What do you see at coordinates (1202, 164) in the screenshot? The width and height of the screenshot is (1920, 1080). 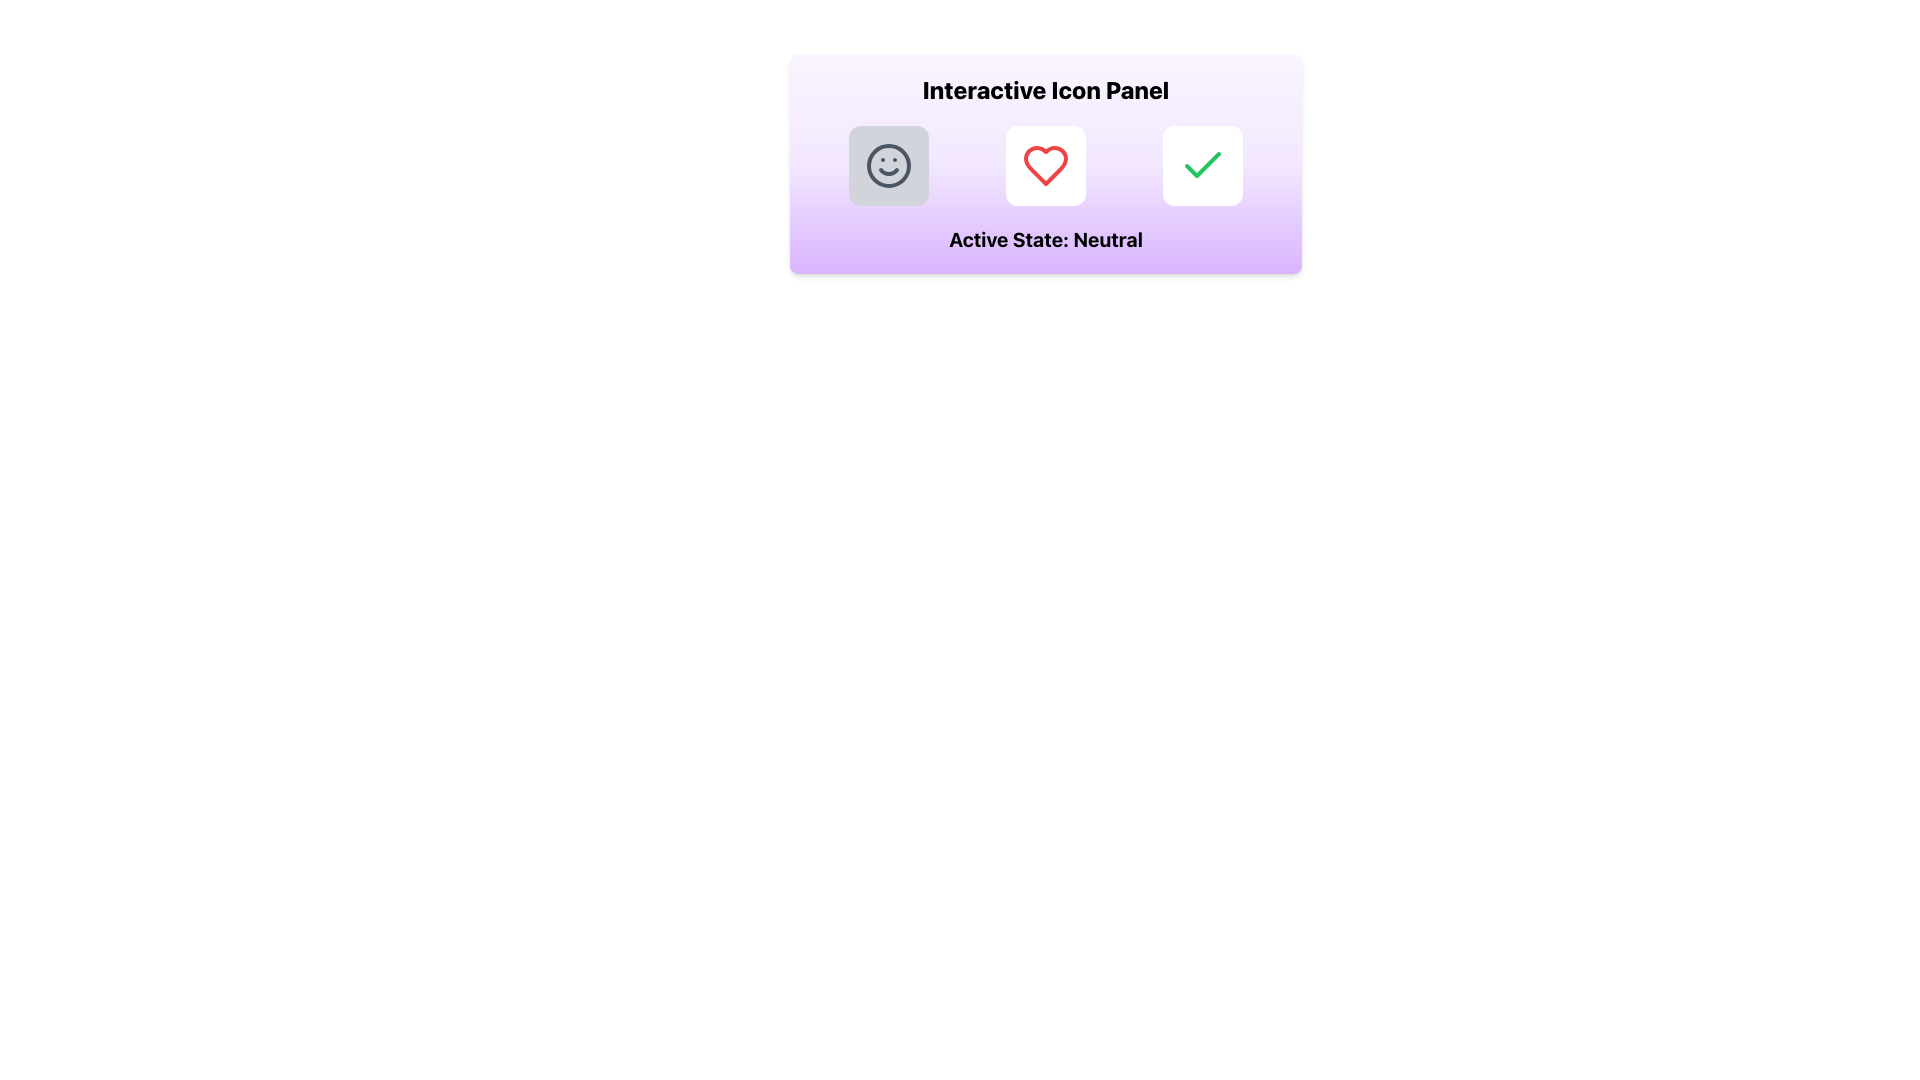 I see `the status indicator icon` at bounding box center [1202, 164].